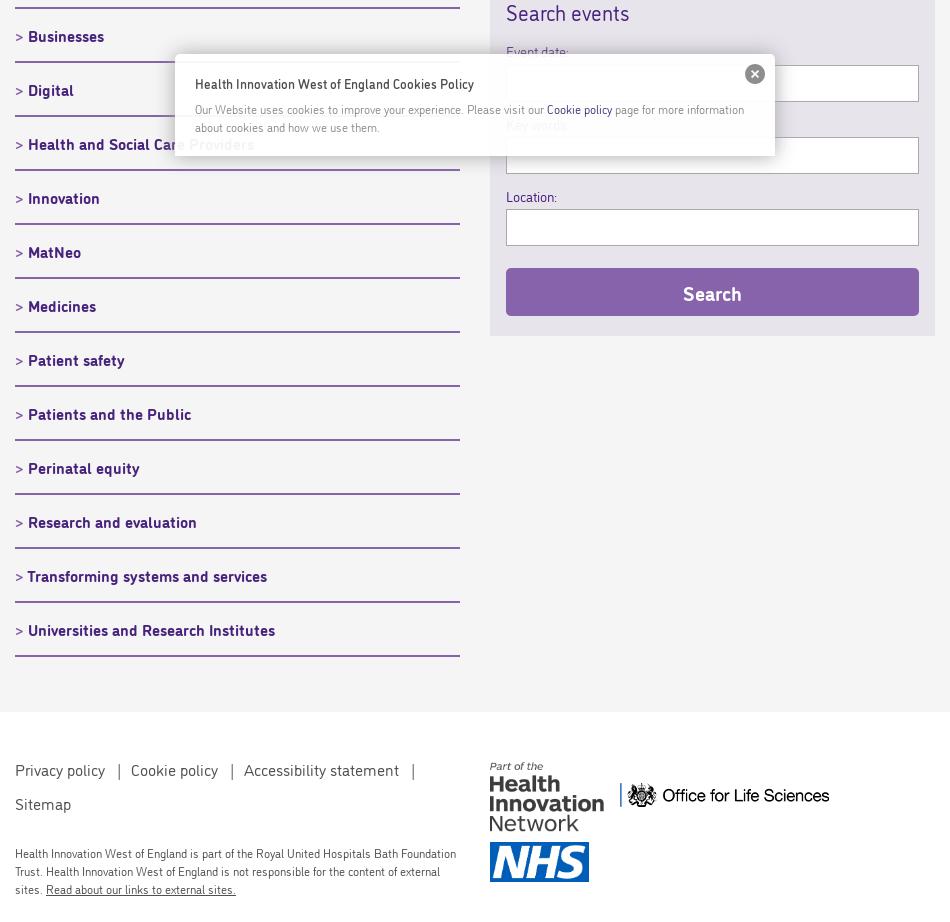 The image size is (950, 922). What do you see at coordinates (54, 249) in the screenshot?
I see `'MatNeo'` at bounding box center [54, 249].